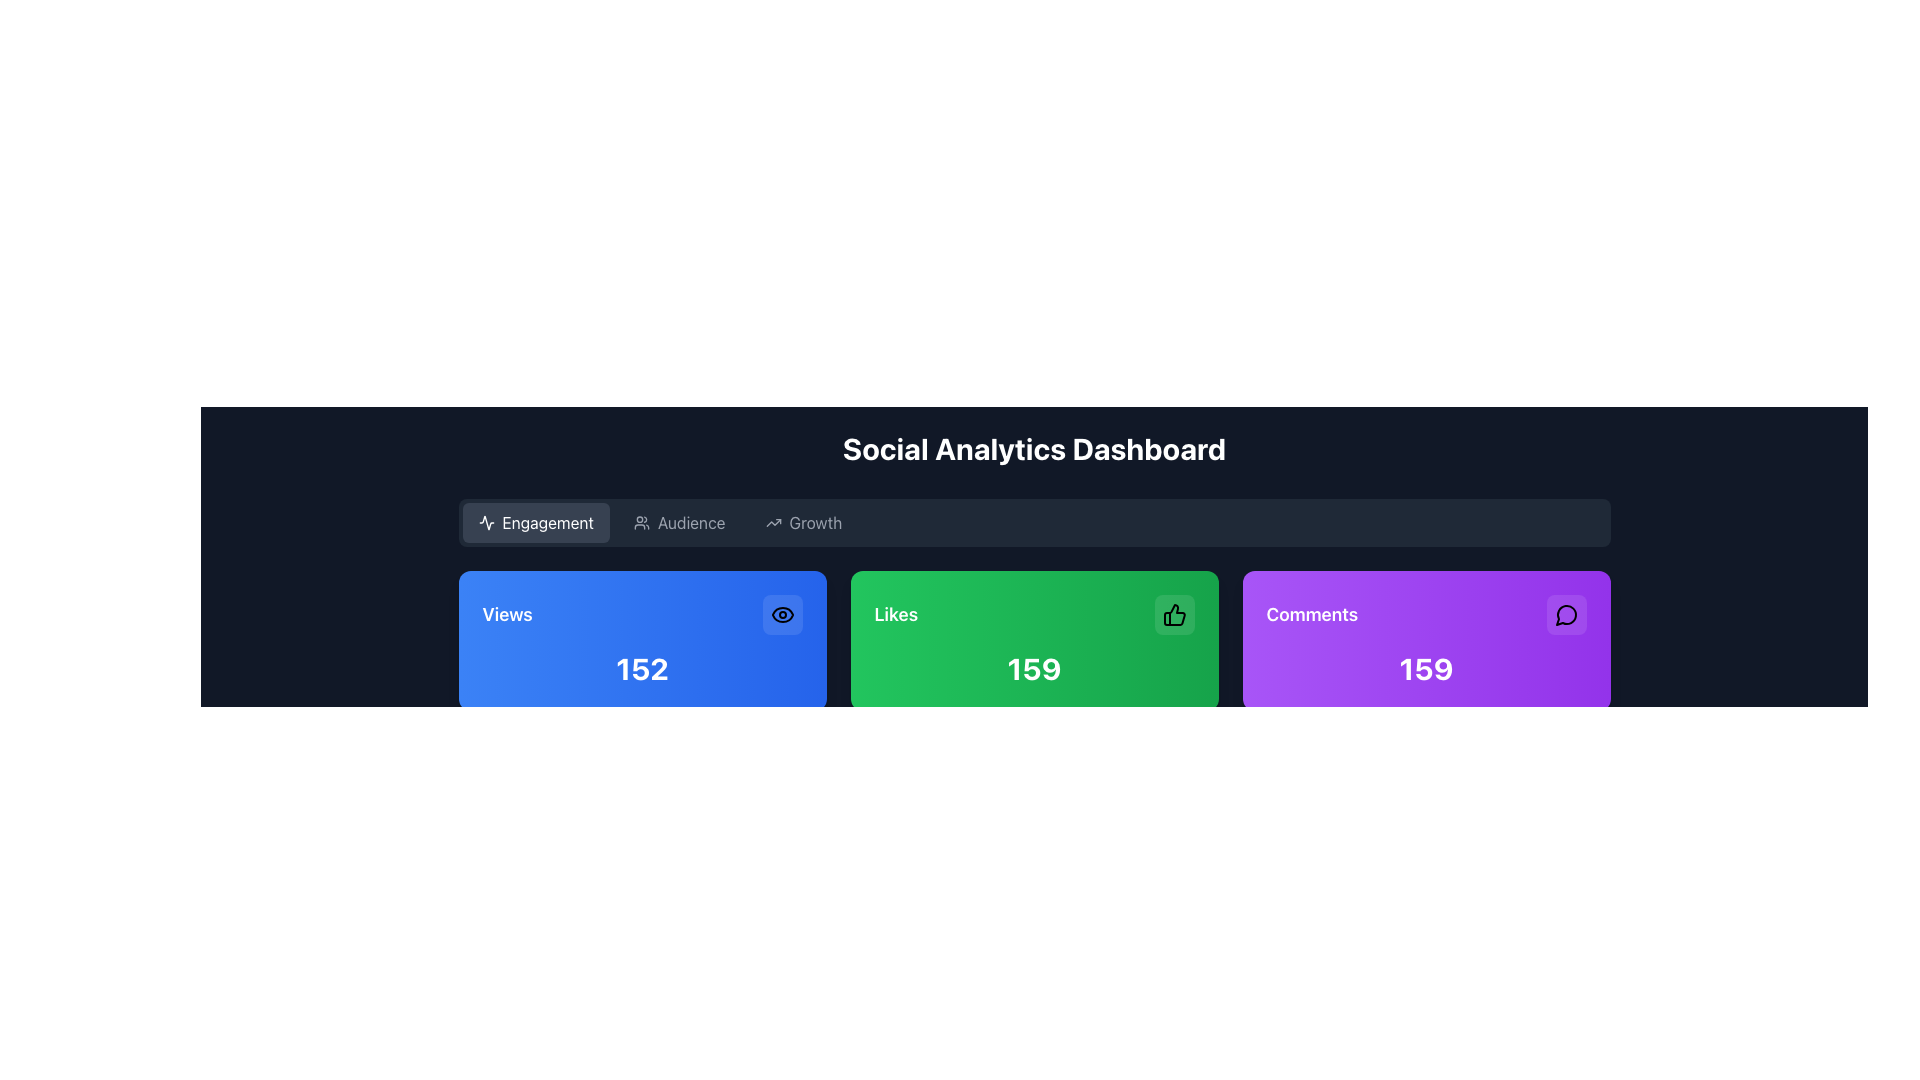 The width and height of the screenshot is (1920, 1080). What do you see at coordinates (1174, 613) in the screenshot?
I see `the small rectangular button with rounded corners, featuring a thumbs-up icon, located in the top right corner of the 'Likes' card in the metrics dashboard` at bounding box center [1174, 613].